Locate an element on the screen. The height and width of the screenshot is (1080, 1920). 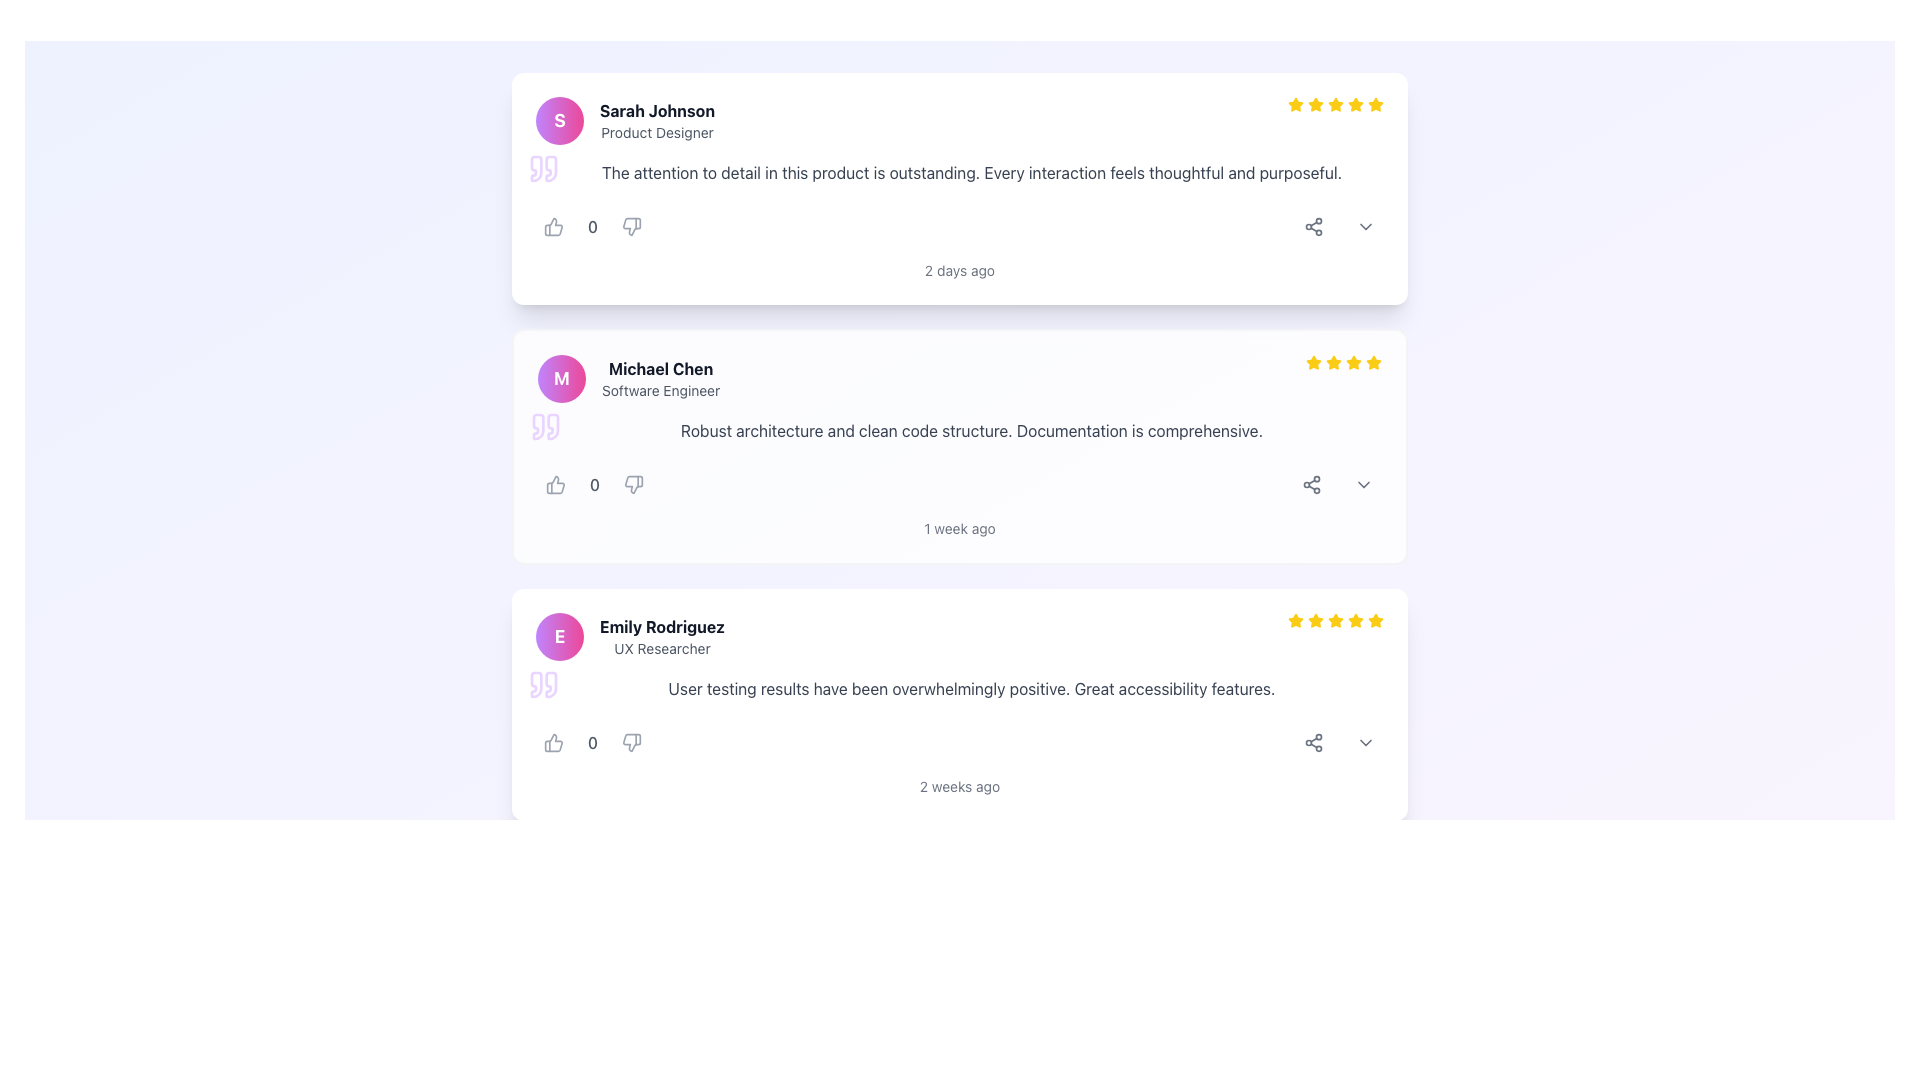
the first star icon in the rating system to rate it is located at coordinates (1314, 362).